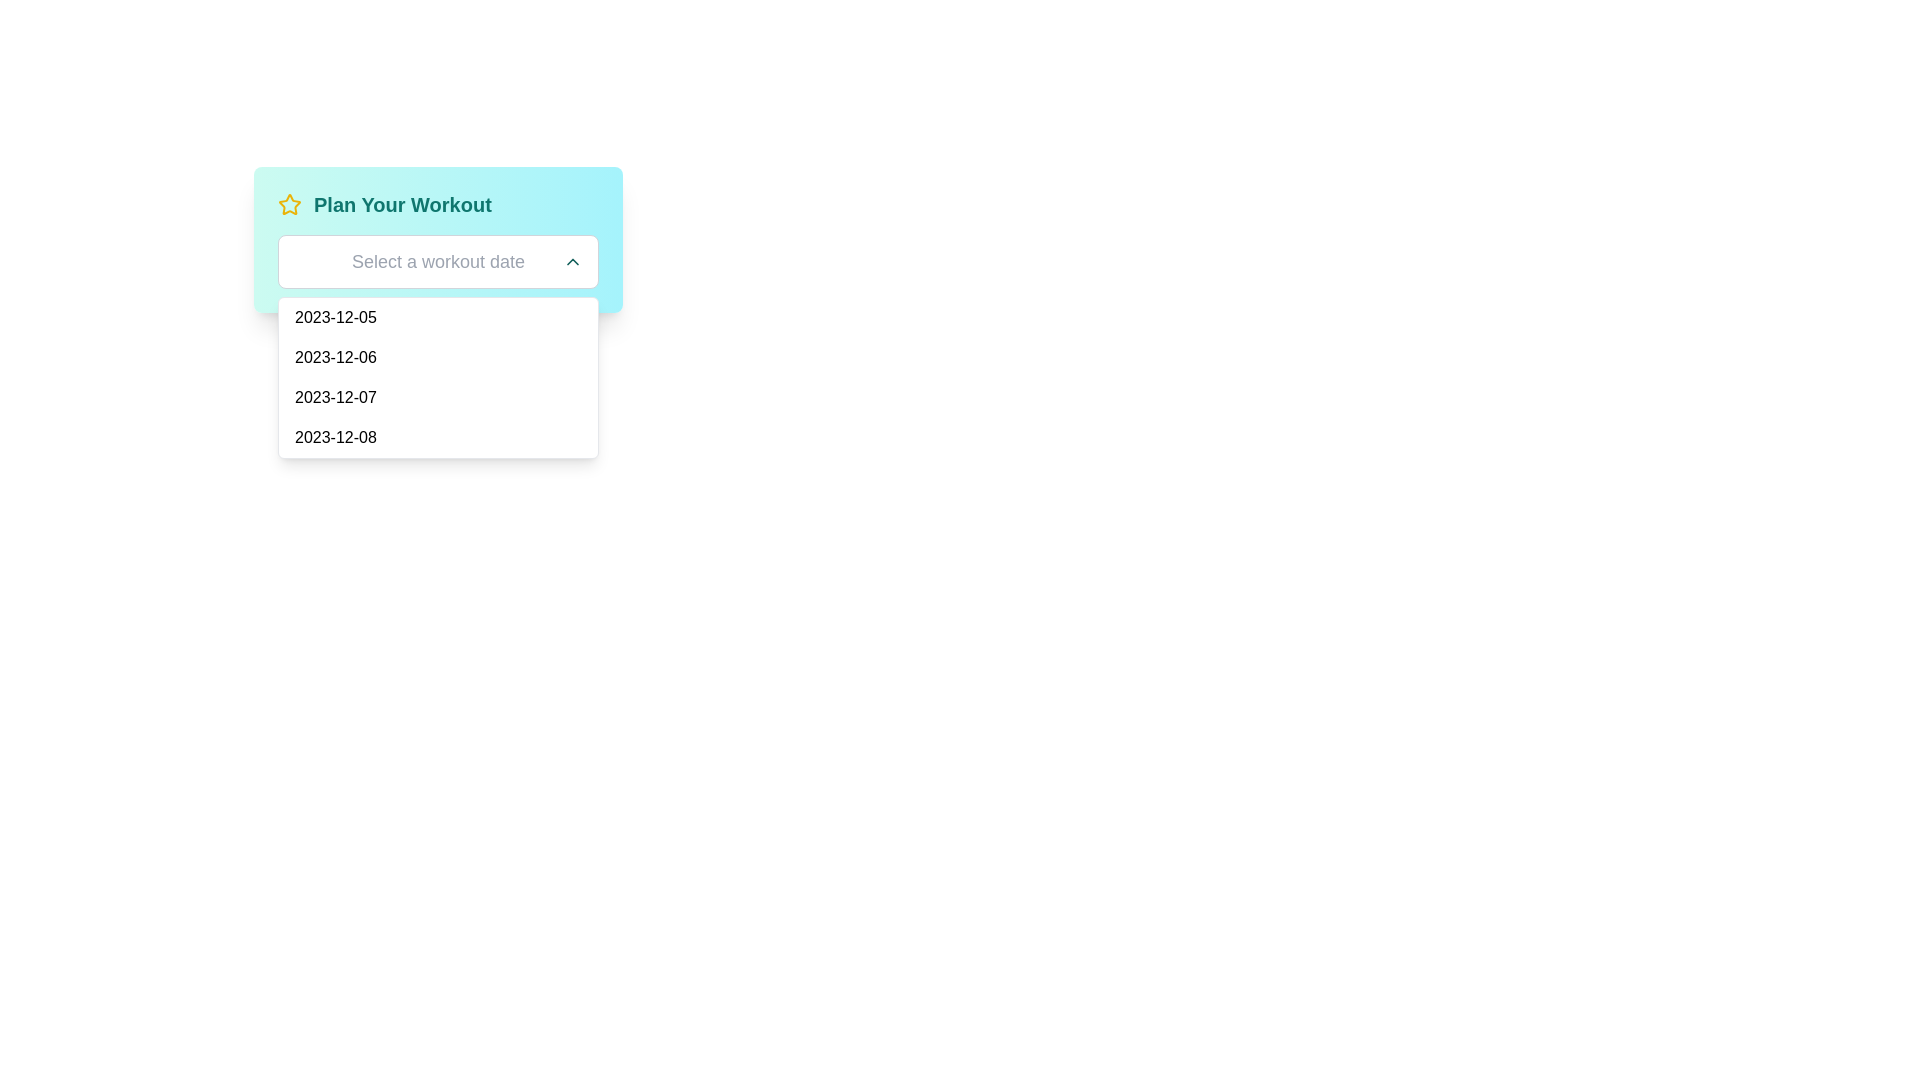 This screenshot has width=1920, height=1080. What do you see at coordinates (437, 378) in the screenshot?
I see `an option in the dropdown list below the 'Select a workout date' input field` at bounding box center [437, 378].